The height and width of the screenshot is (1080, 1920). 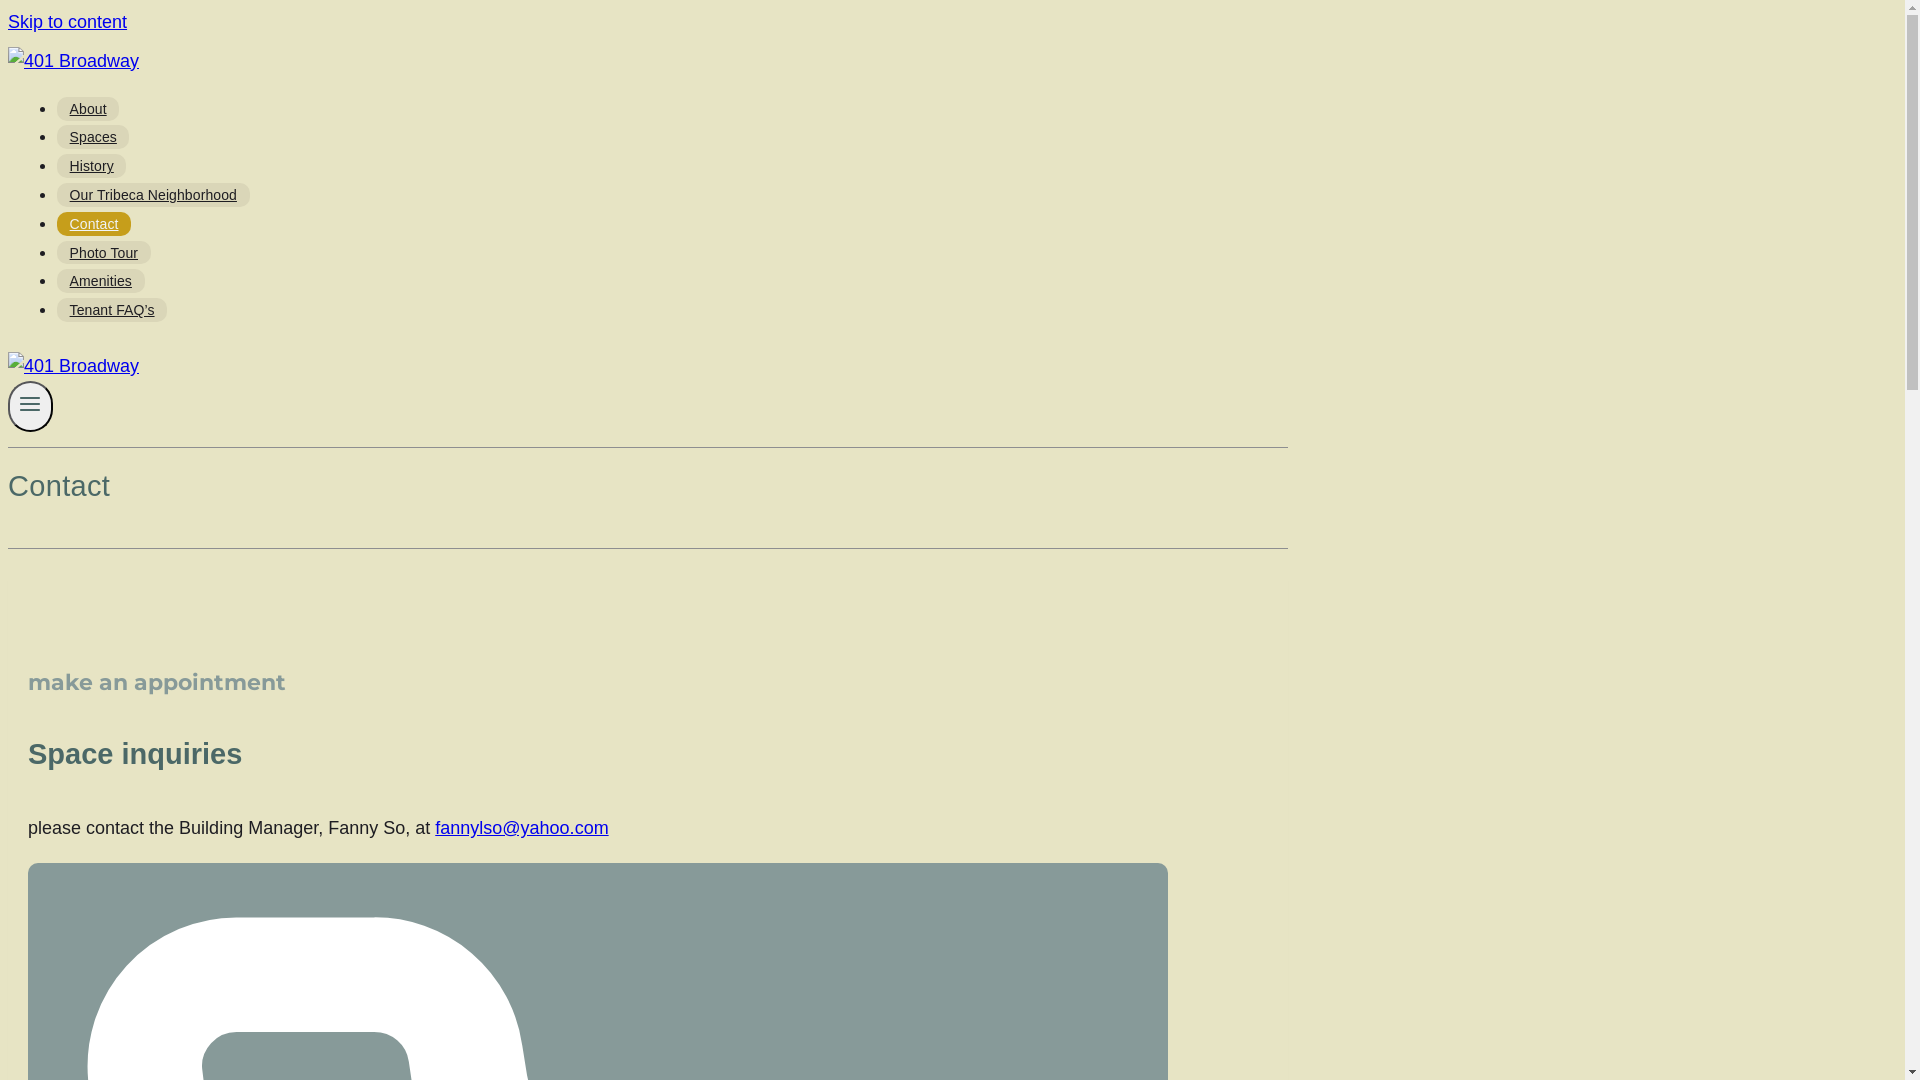 I want to click on 'About', so click(x=86, y=108).